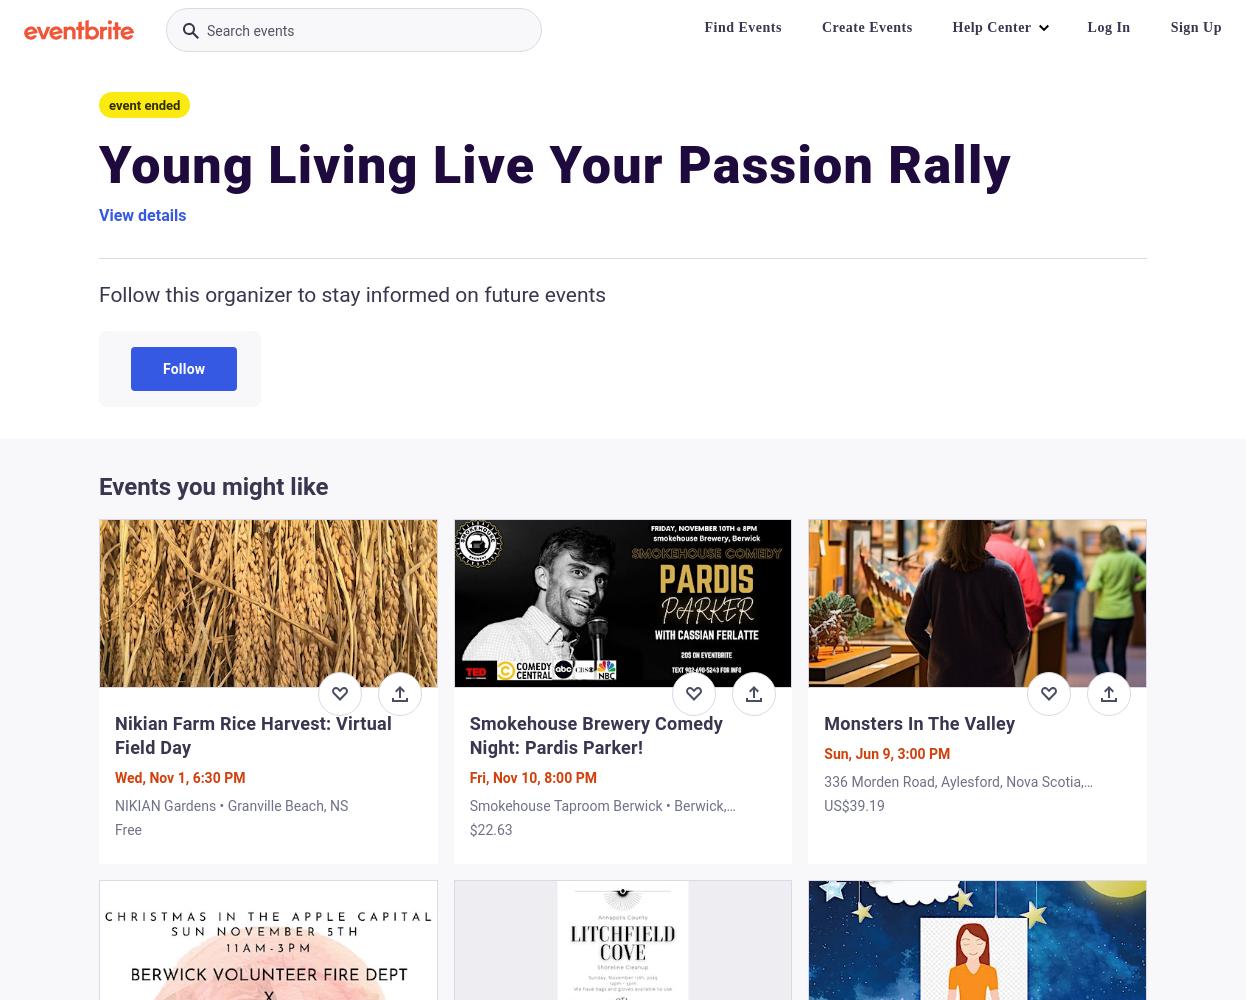 The image size is (1246, 1000). I want to click on 'Sign Up', so click(1168, 27).